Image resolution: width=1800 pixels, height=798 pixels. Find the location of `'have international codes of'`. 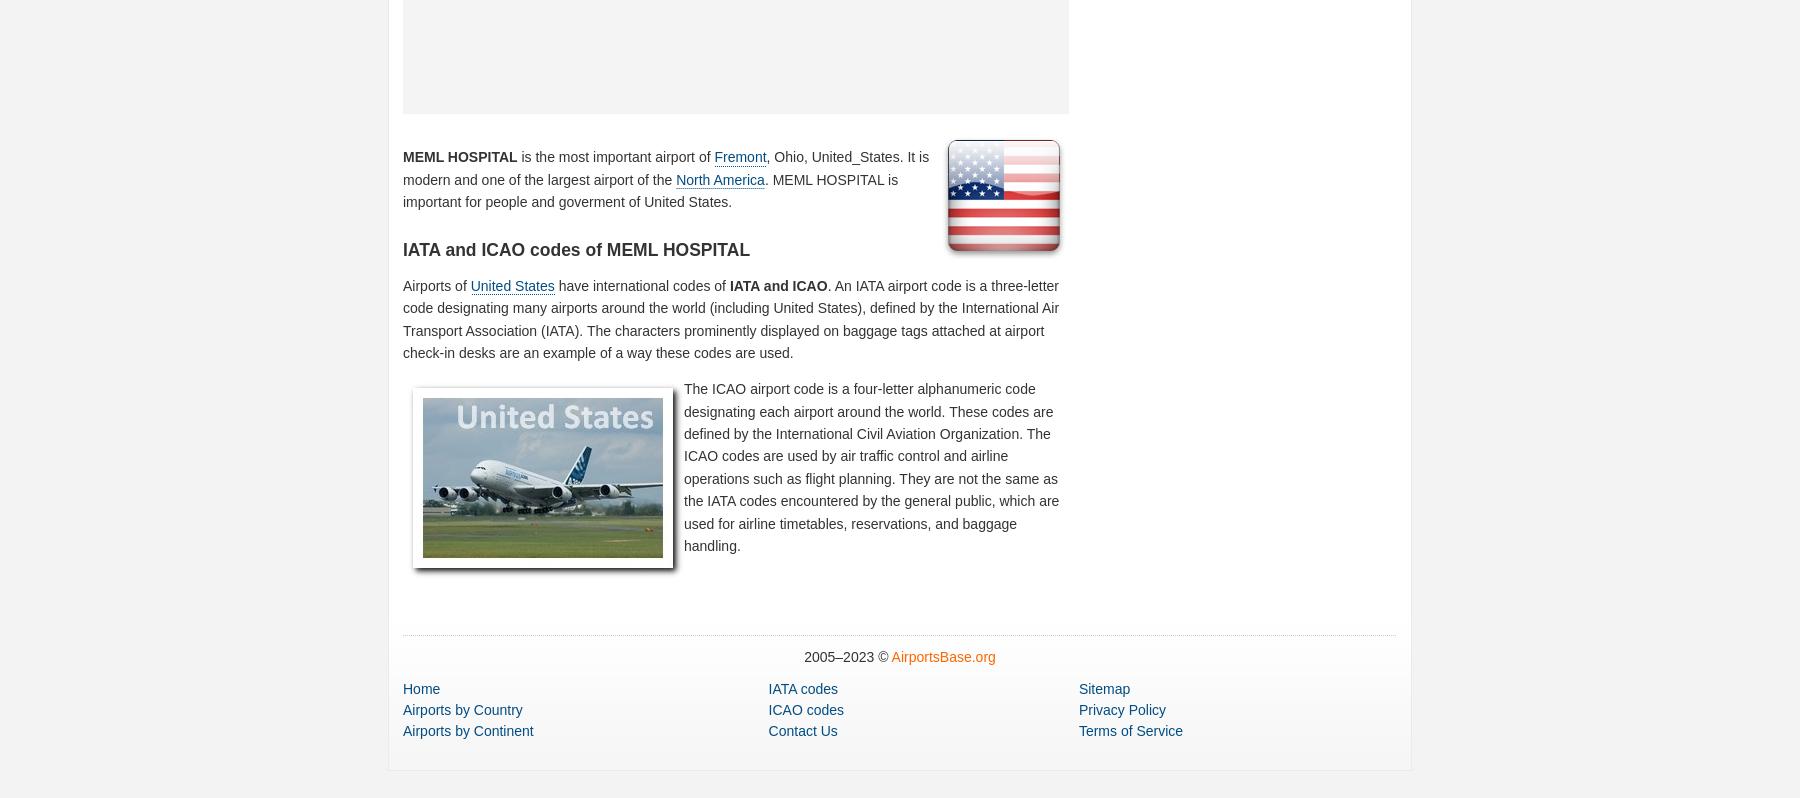

'have international codes of' is located at coordinates (641, 284).